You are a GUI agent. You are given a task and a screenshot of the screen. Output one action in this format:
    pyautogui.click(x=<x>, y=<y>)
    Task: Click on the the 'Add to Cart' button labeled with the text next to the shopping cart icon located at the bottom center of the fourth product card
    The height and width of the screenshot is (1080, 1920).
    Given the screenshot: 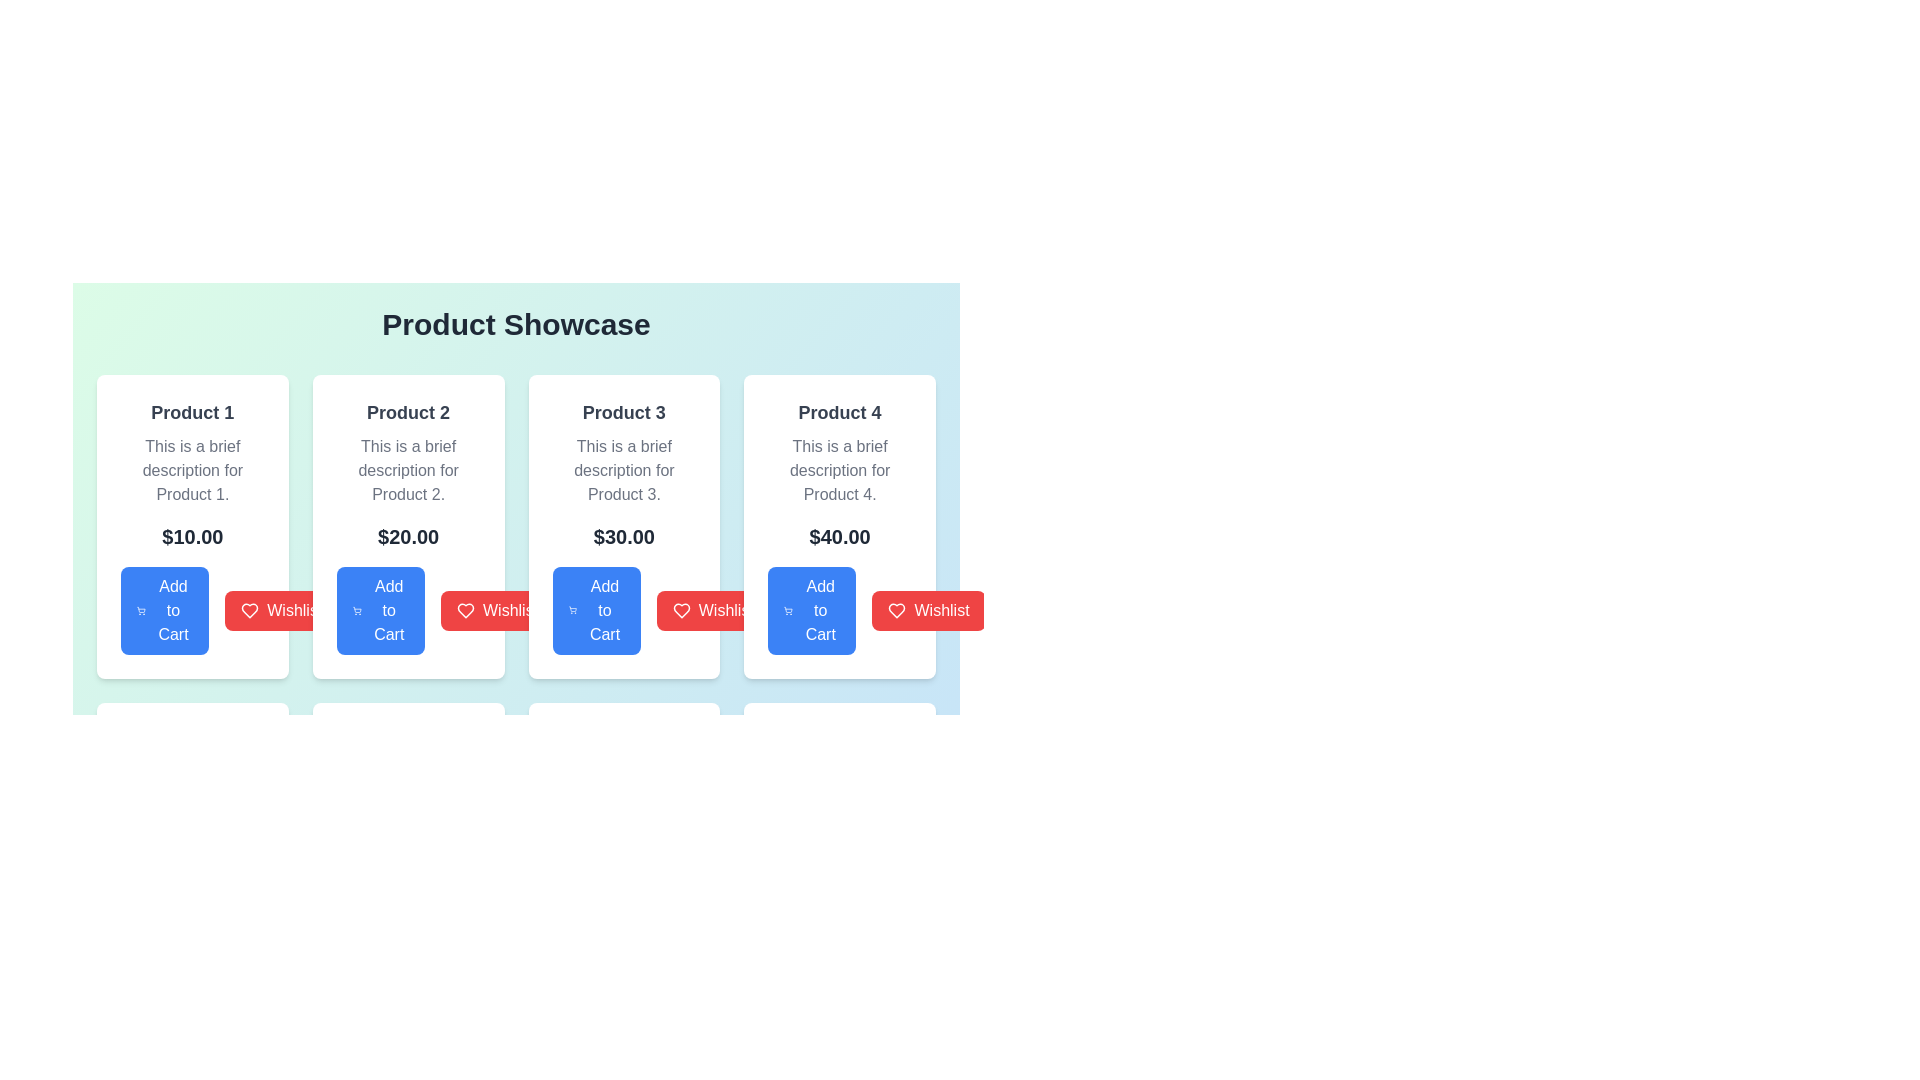 What is the action you would take?
    pyautogui.click(x=820, y=609)
    